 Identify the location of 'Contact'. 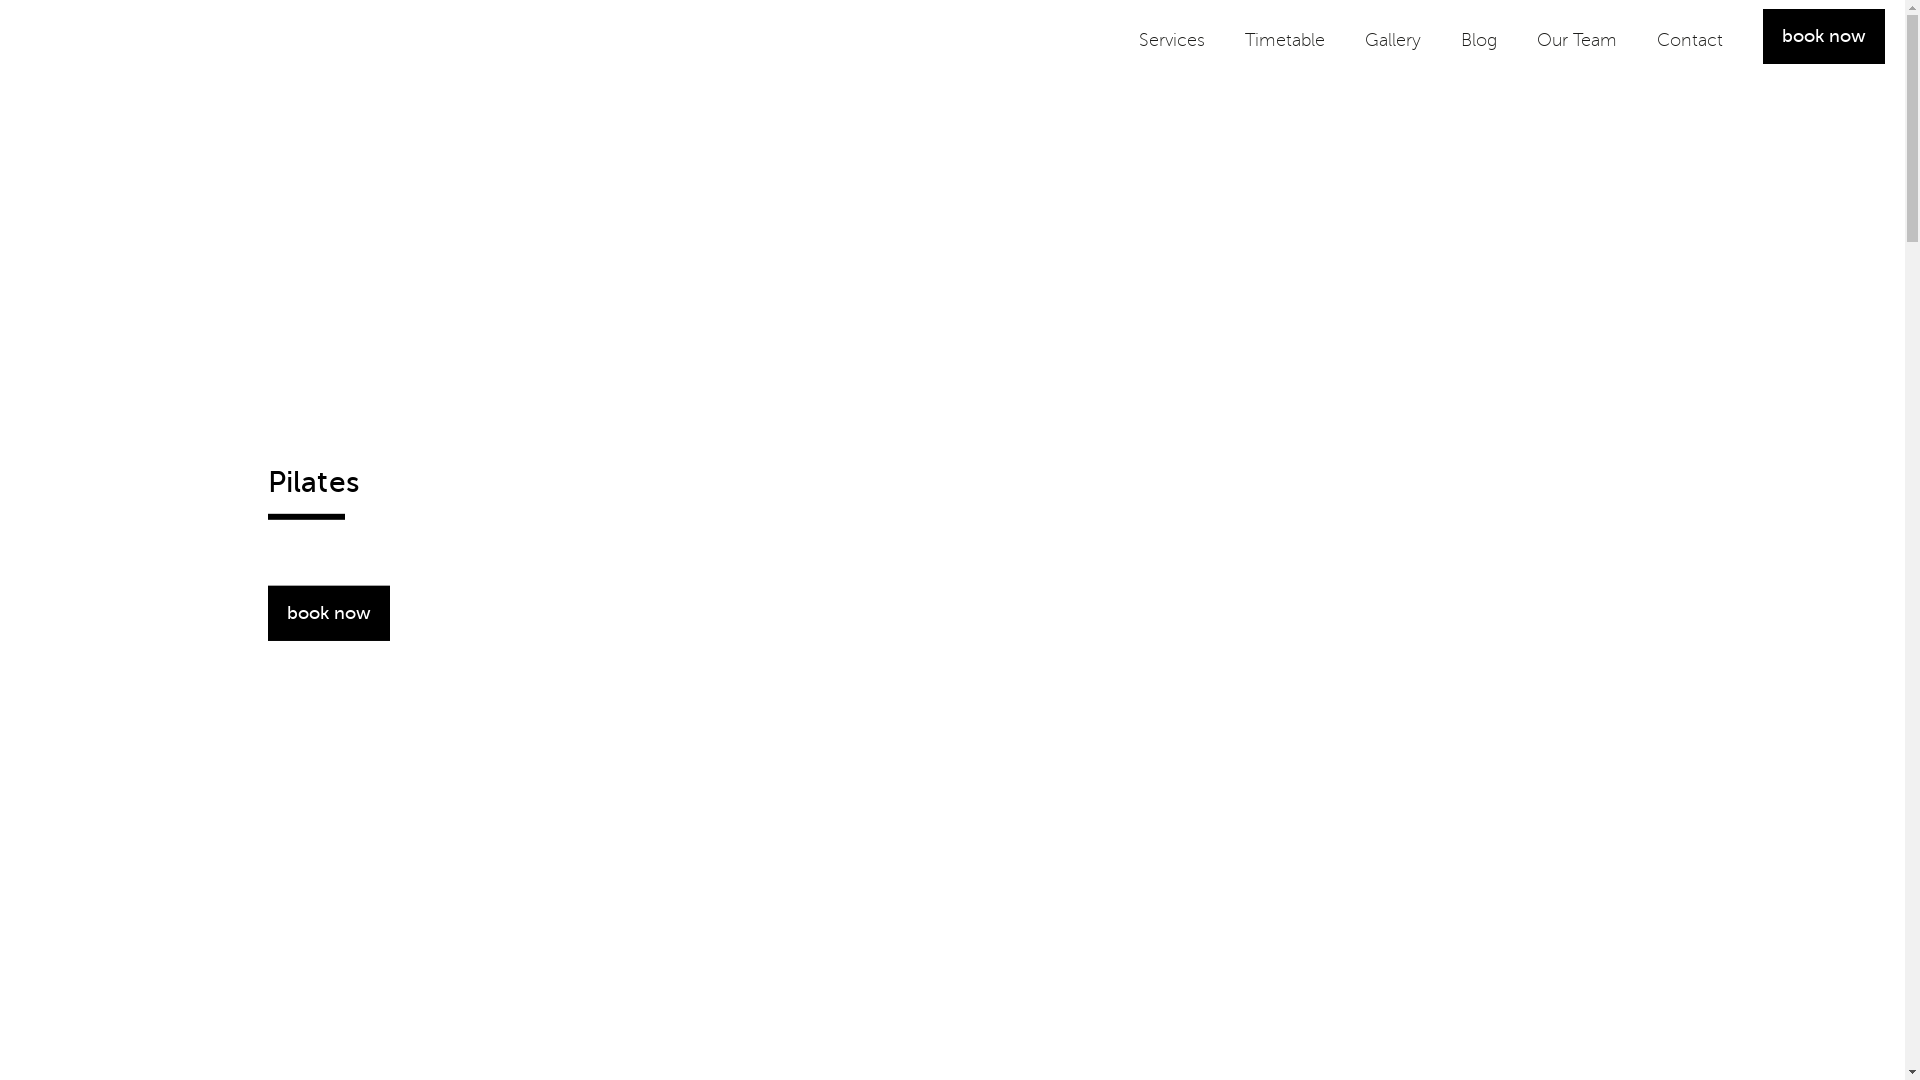
(1688, 43).